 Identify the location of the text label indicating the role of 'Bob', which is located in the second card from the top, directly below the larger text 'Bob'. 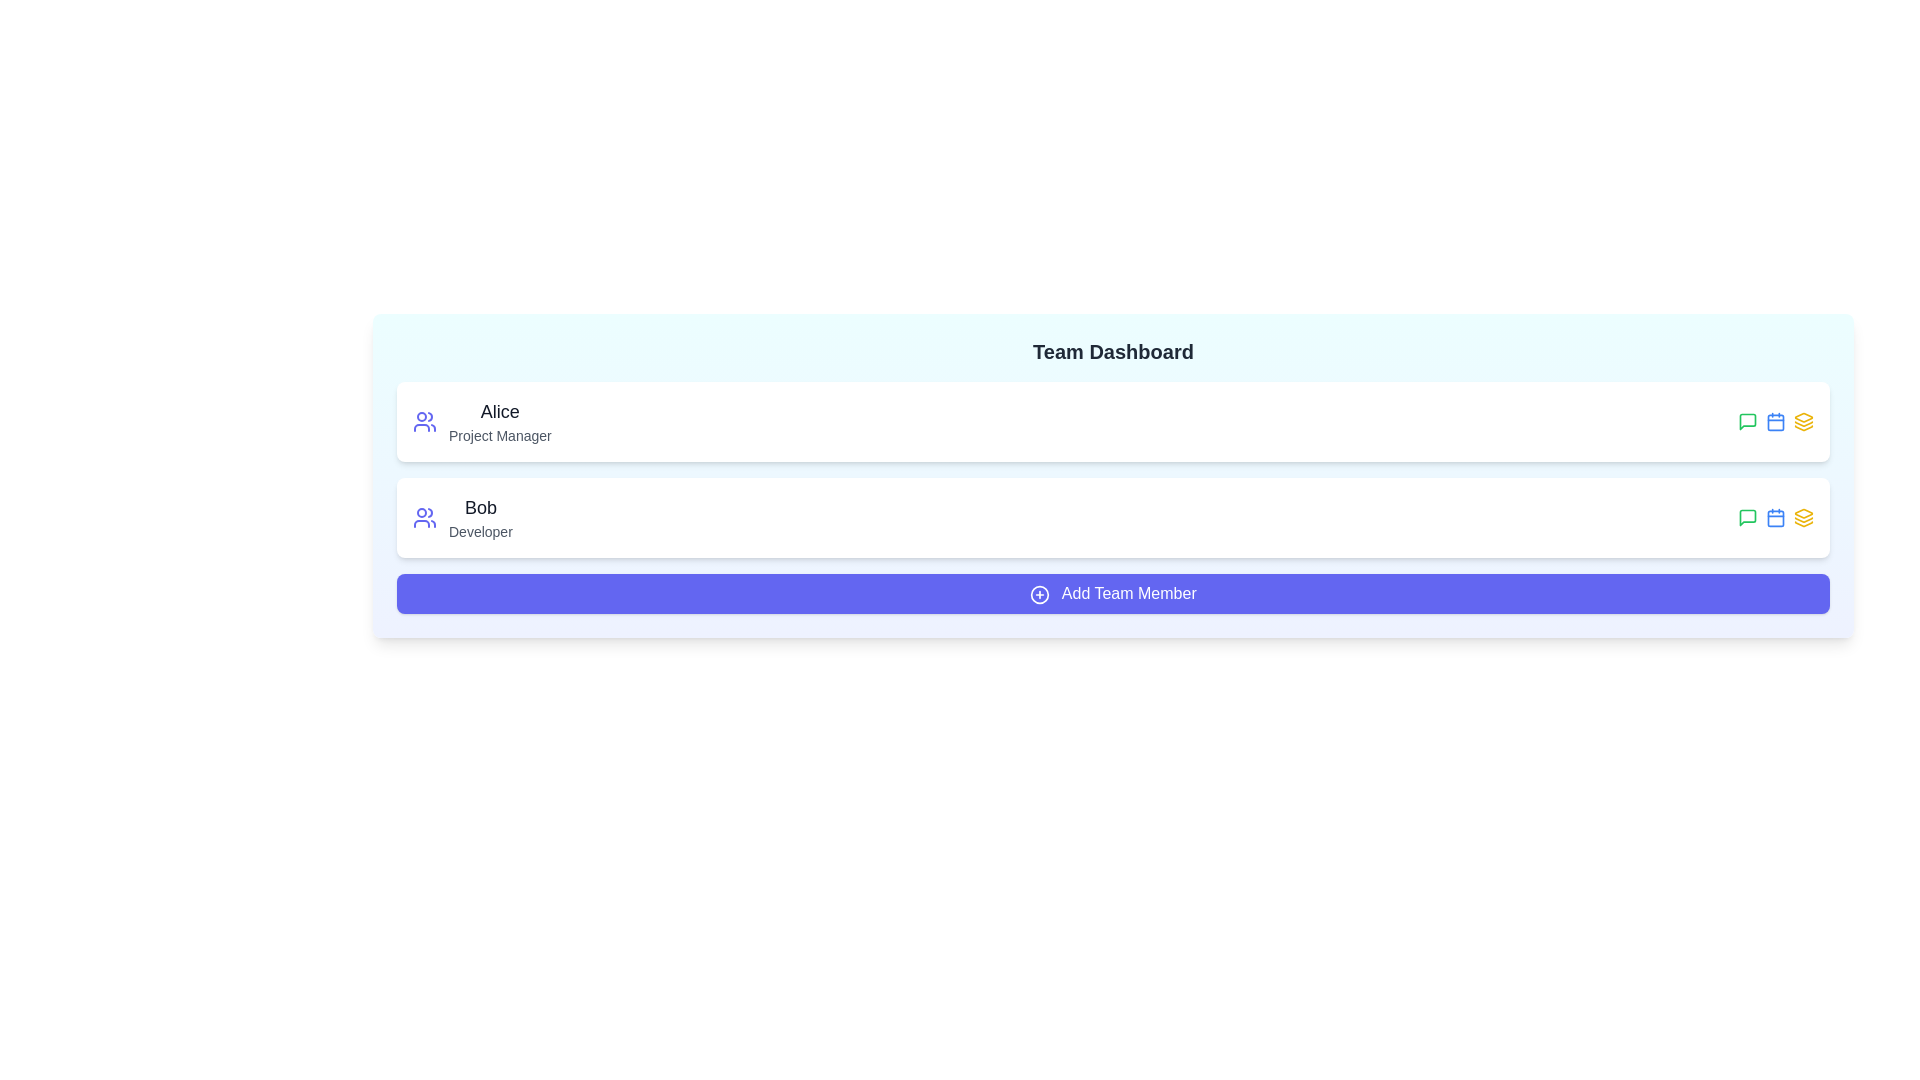
(480, 531).